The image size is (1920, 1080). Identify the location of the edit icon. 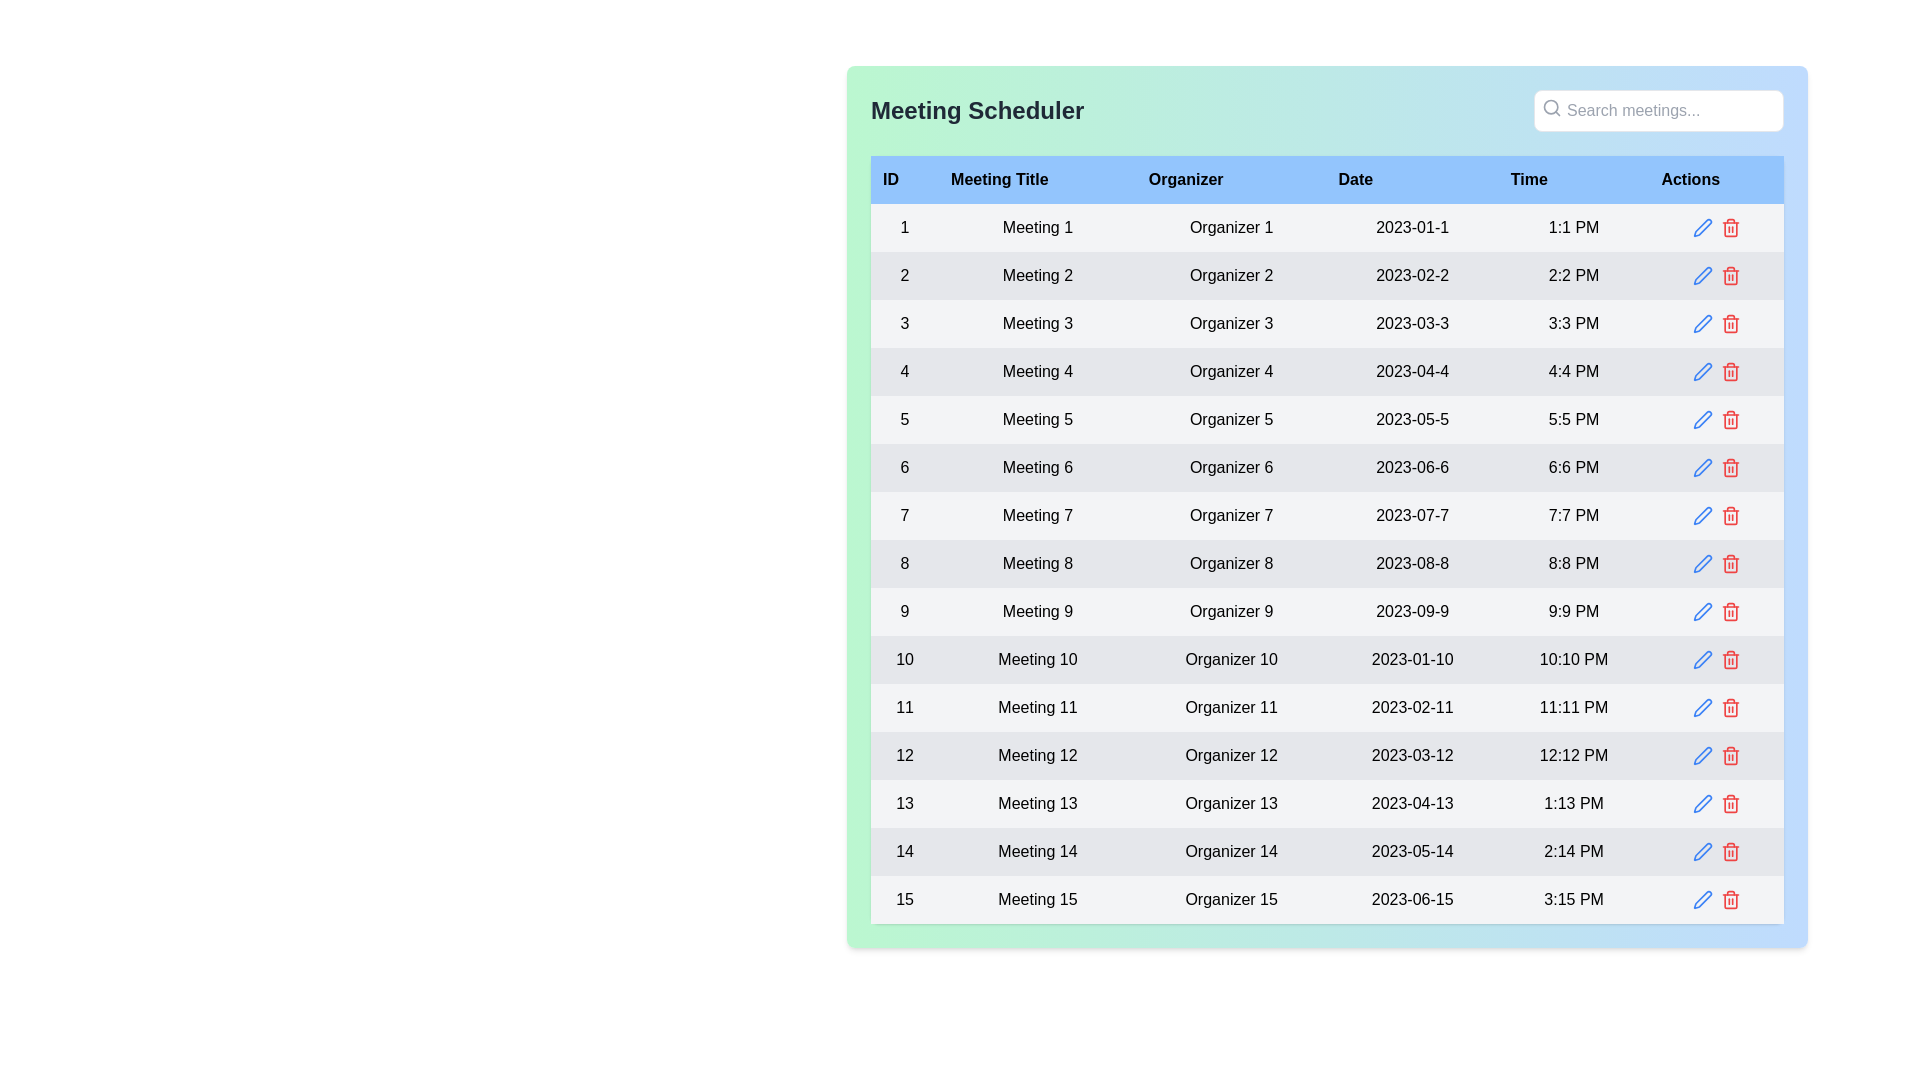
(1701, 756).